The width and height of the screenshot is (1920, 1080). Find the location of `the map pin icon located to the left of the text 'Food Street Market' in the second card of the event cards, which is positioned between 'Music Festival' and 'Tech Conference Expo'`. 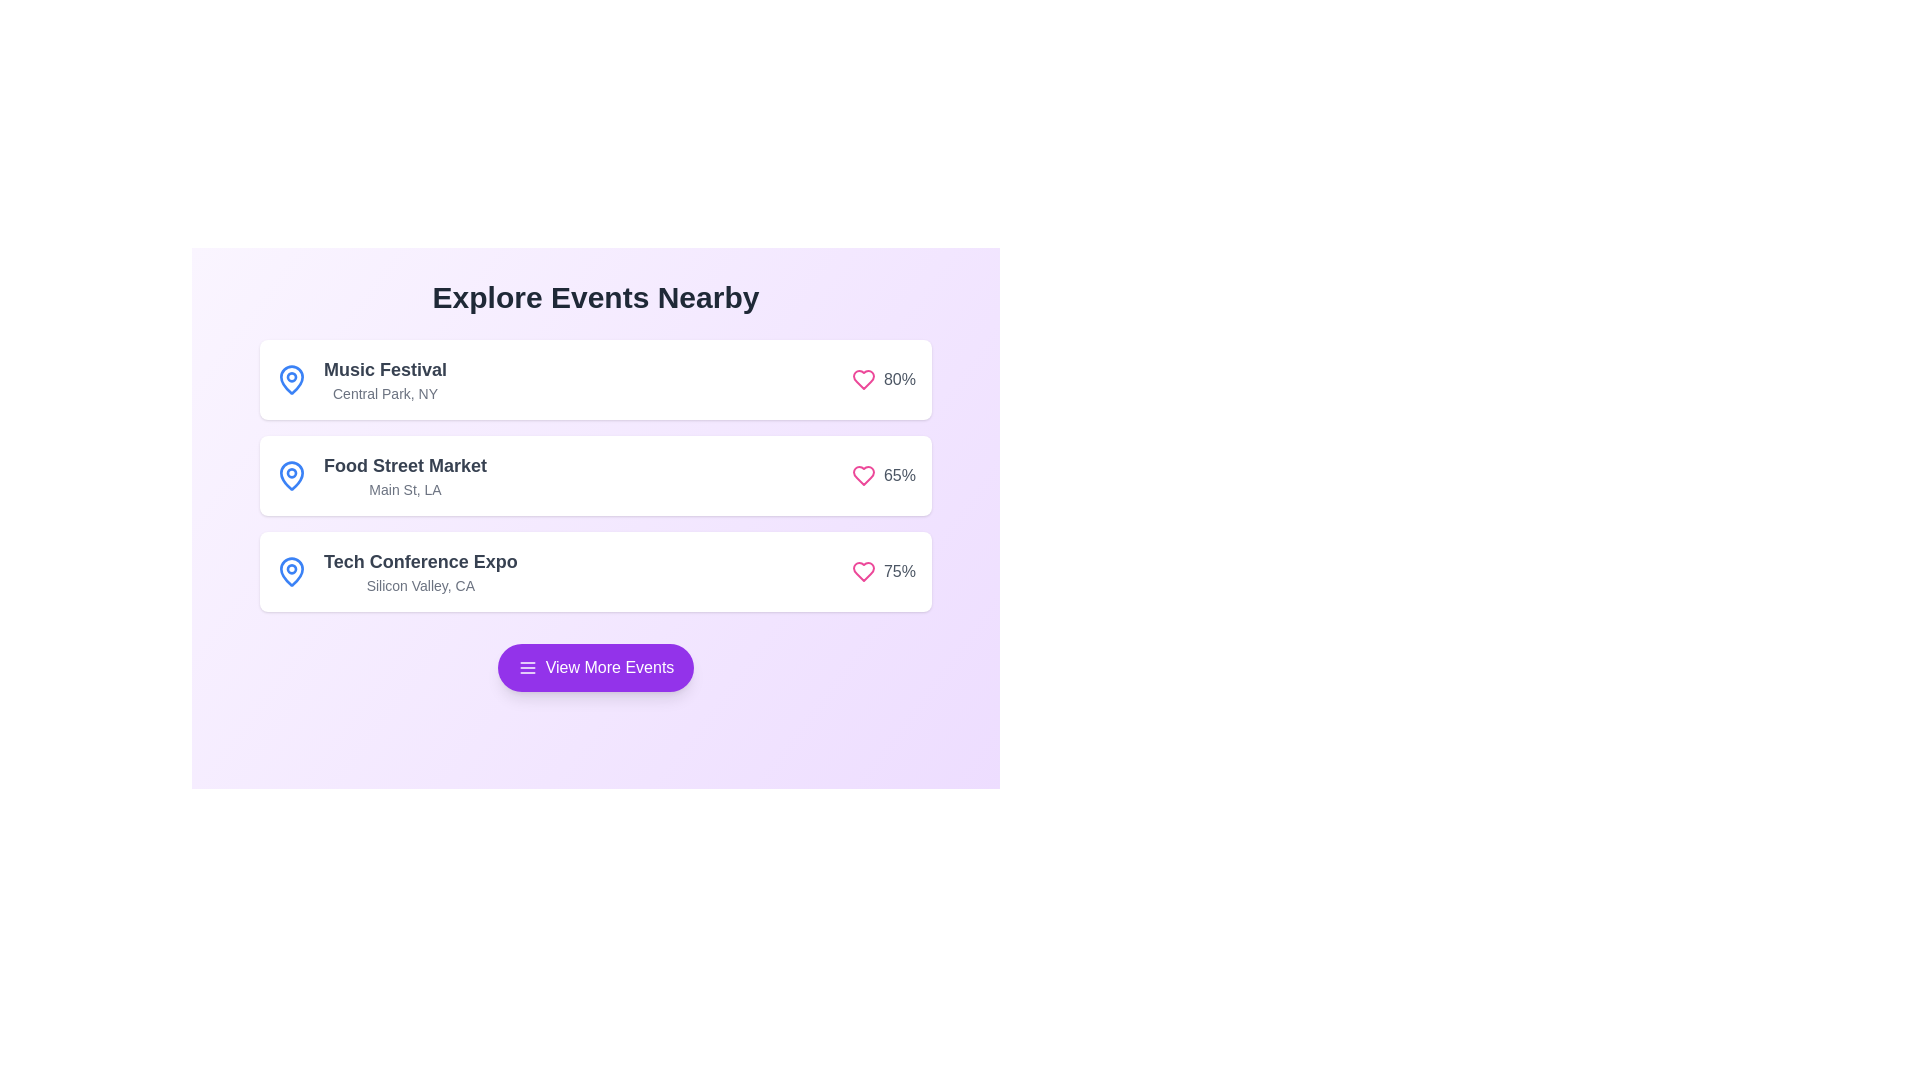

the map pin icon located to the left of the text 'Food Street Market' in the second card of the event cards, which is positioned between 'Music Festival' and 'Tech Conference Expo' is located at coordinates (291, 475).